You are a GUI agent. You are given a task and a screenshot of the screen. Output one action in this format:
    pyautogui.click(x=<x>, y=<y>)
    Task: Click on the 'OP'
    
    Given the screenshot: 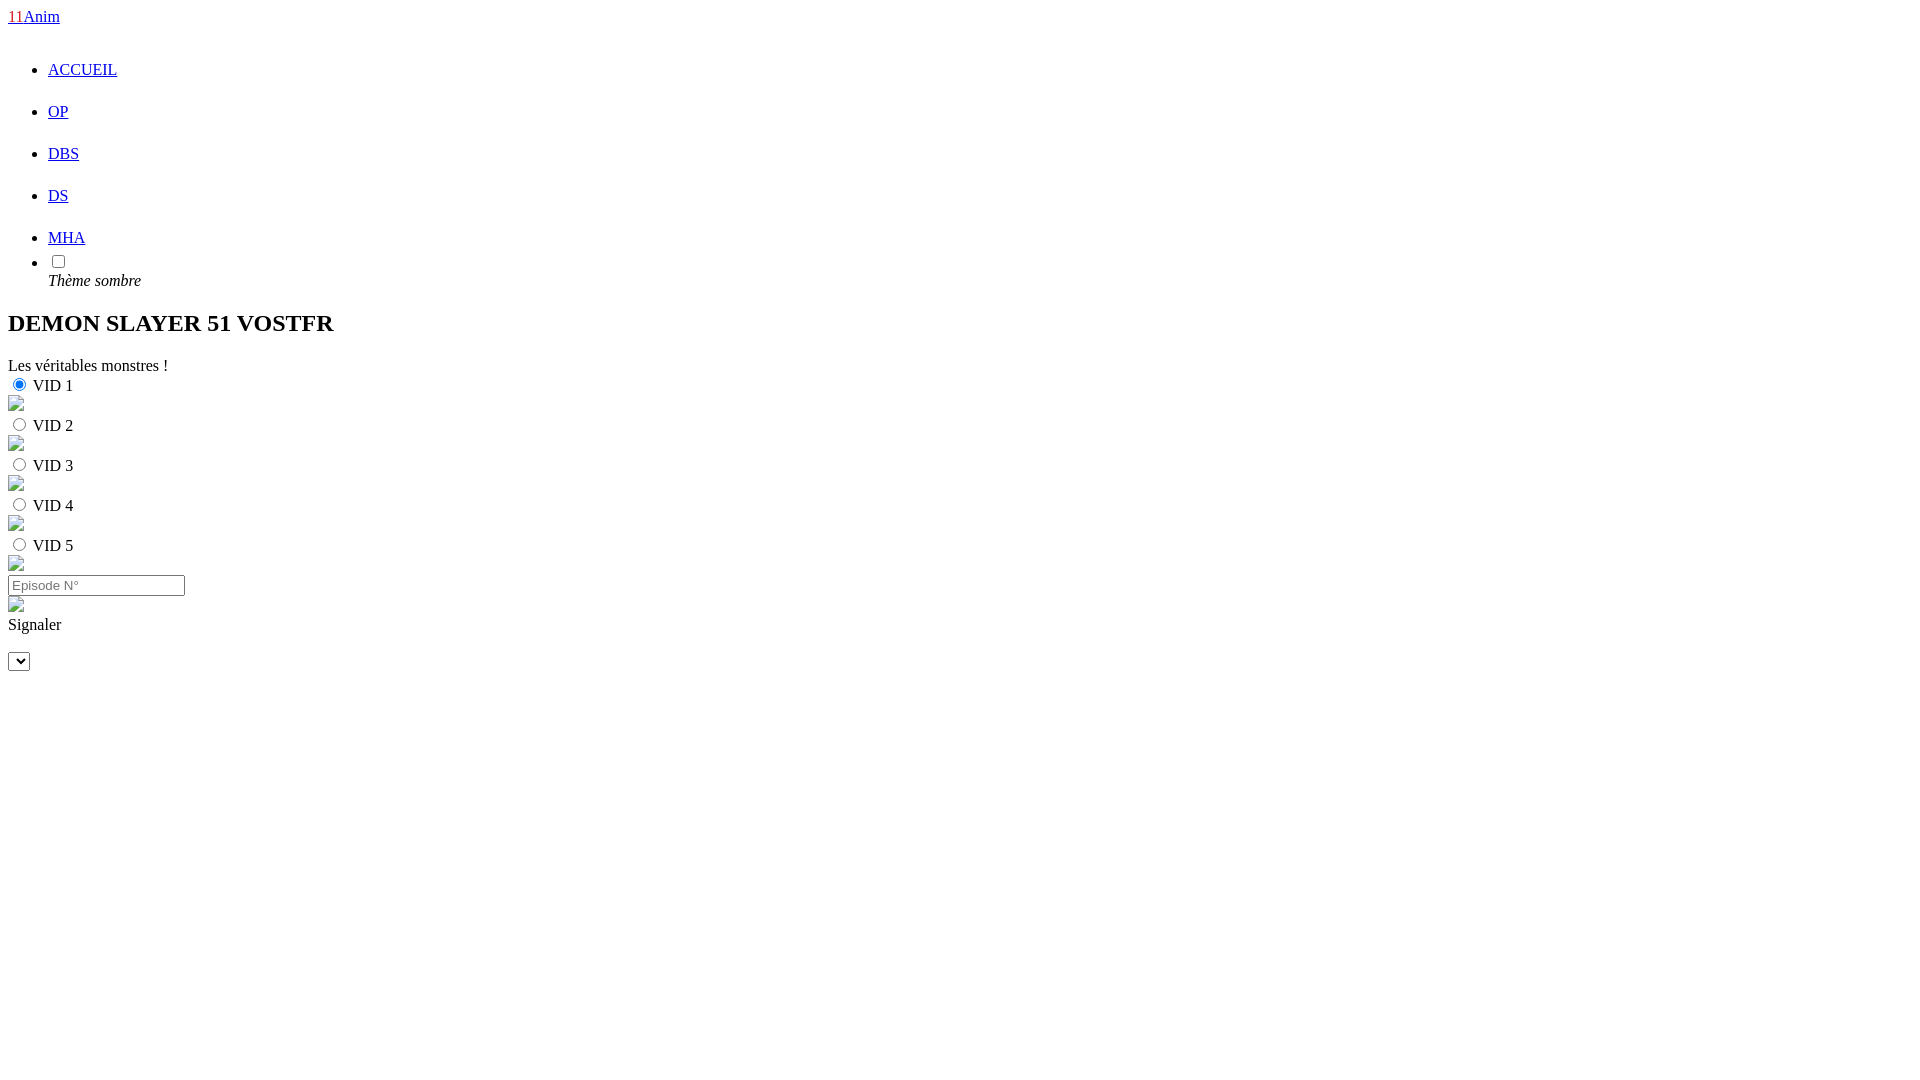 What is the action you would take?
    pyautogui.click(x=57, y=111)
    